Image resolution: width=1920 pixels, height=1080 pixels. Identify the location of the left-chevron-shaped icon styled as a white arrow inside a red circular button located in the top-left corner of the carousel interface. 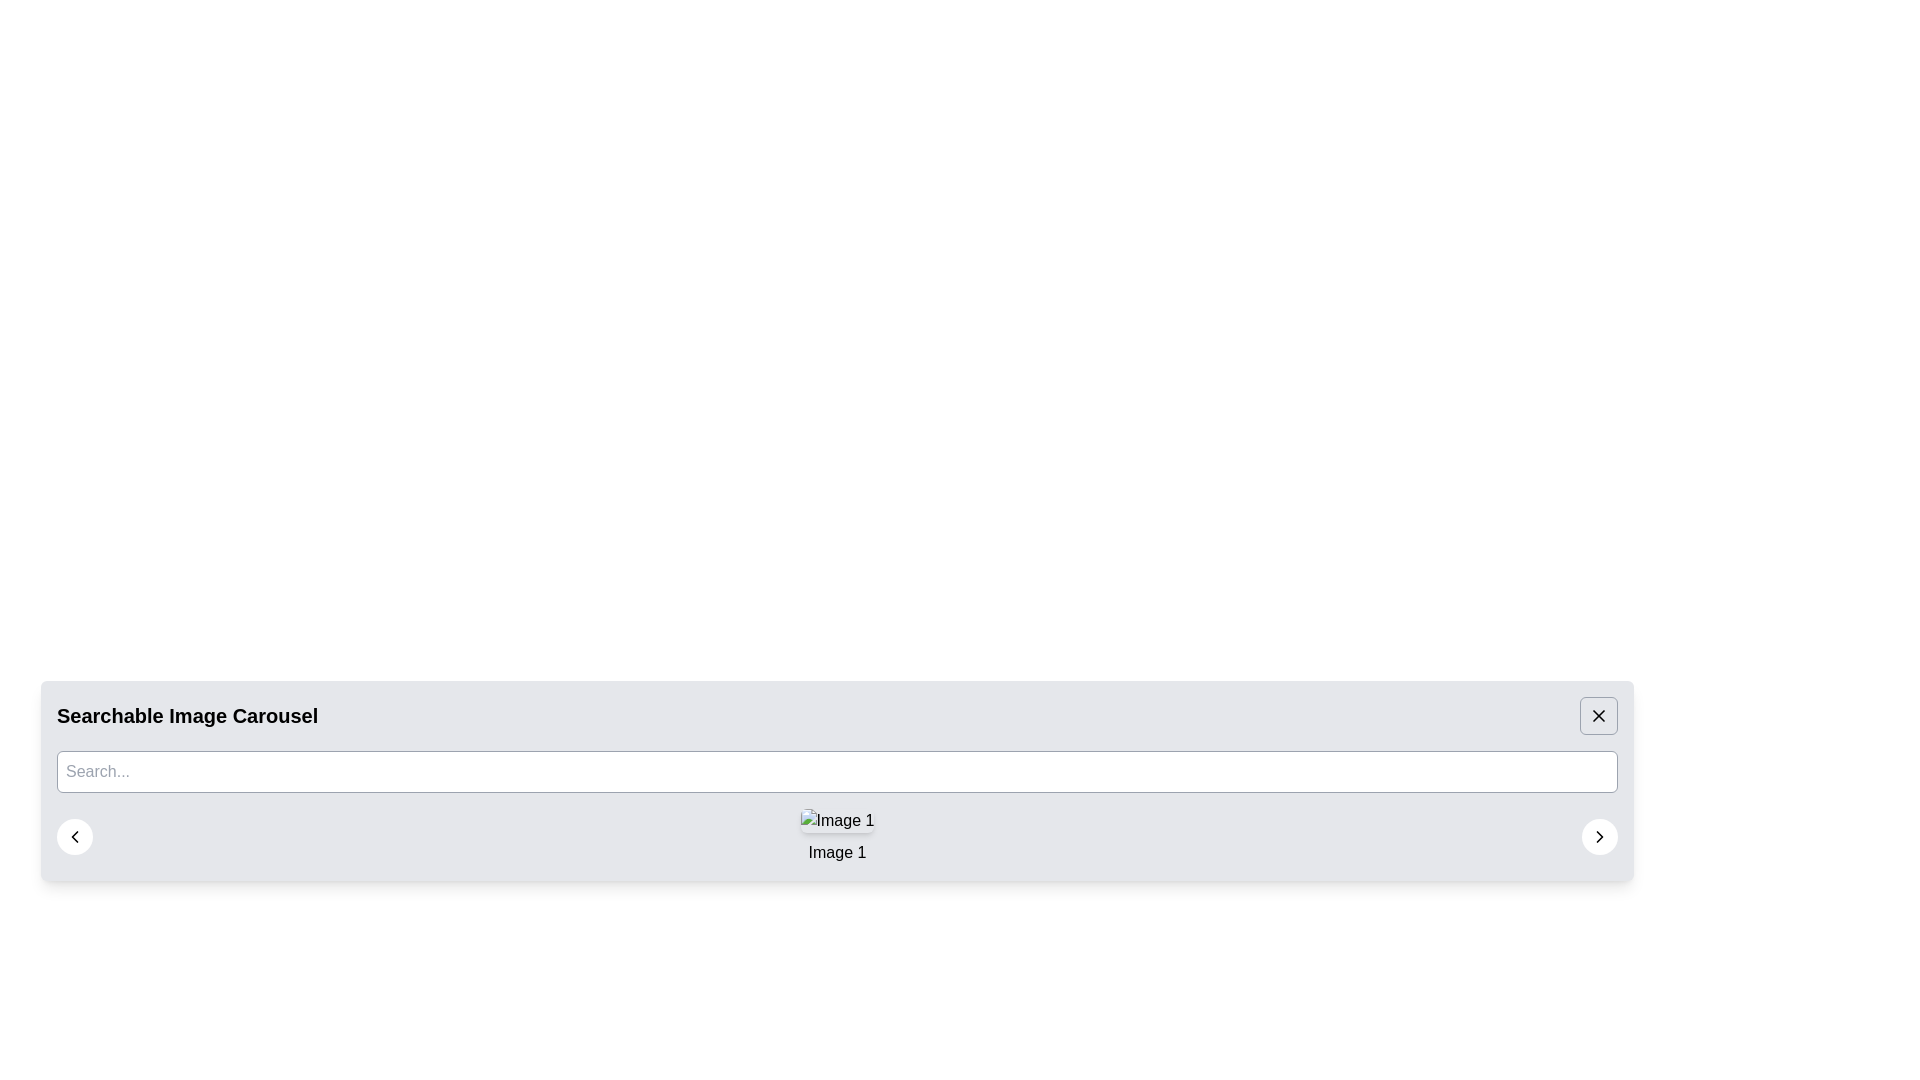
(75, 837).